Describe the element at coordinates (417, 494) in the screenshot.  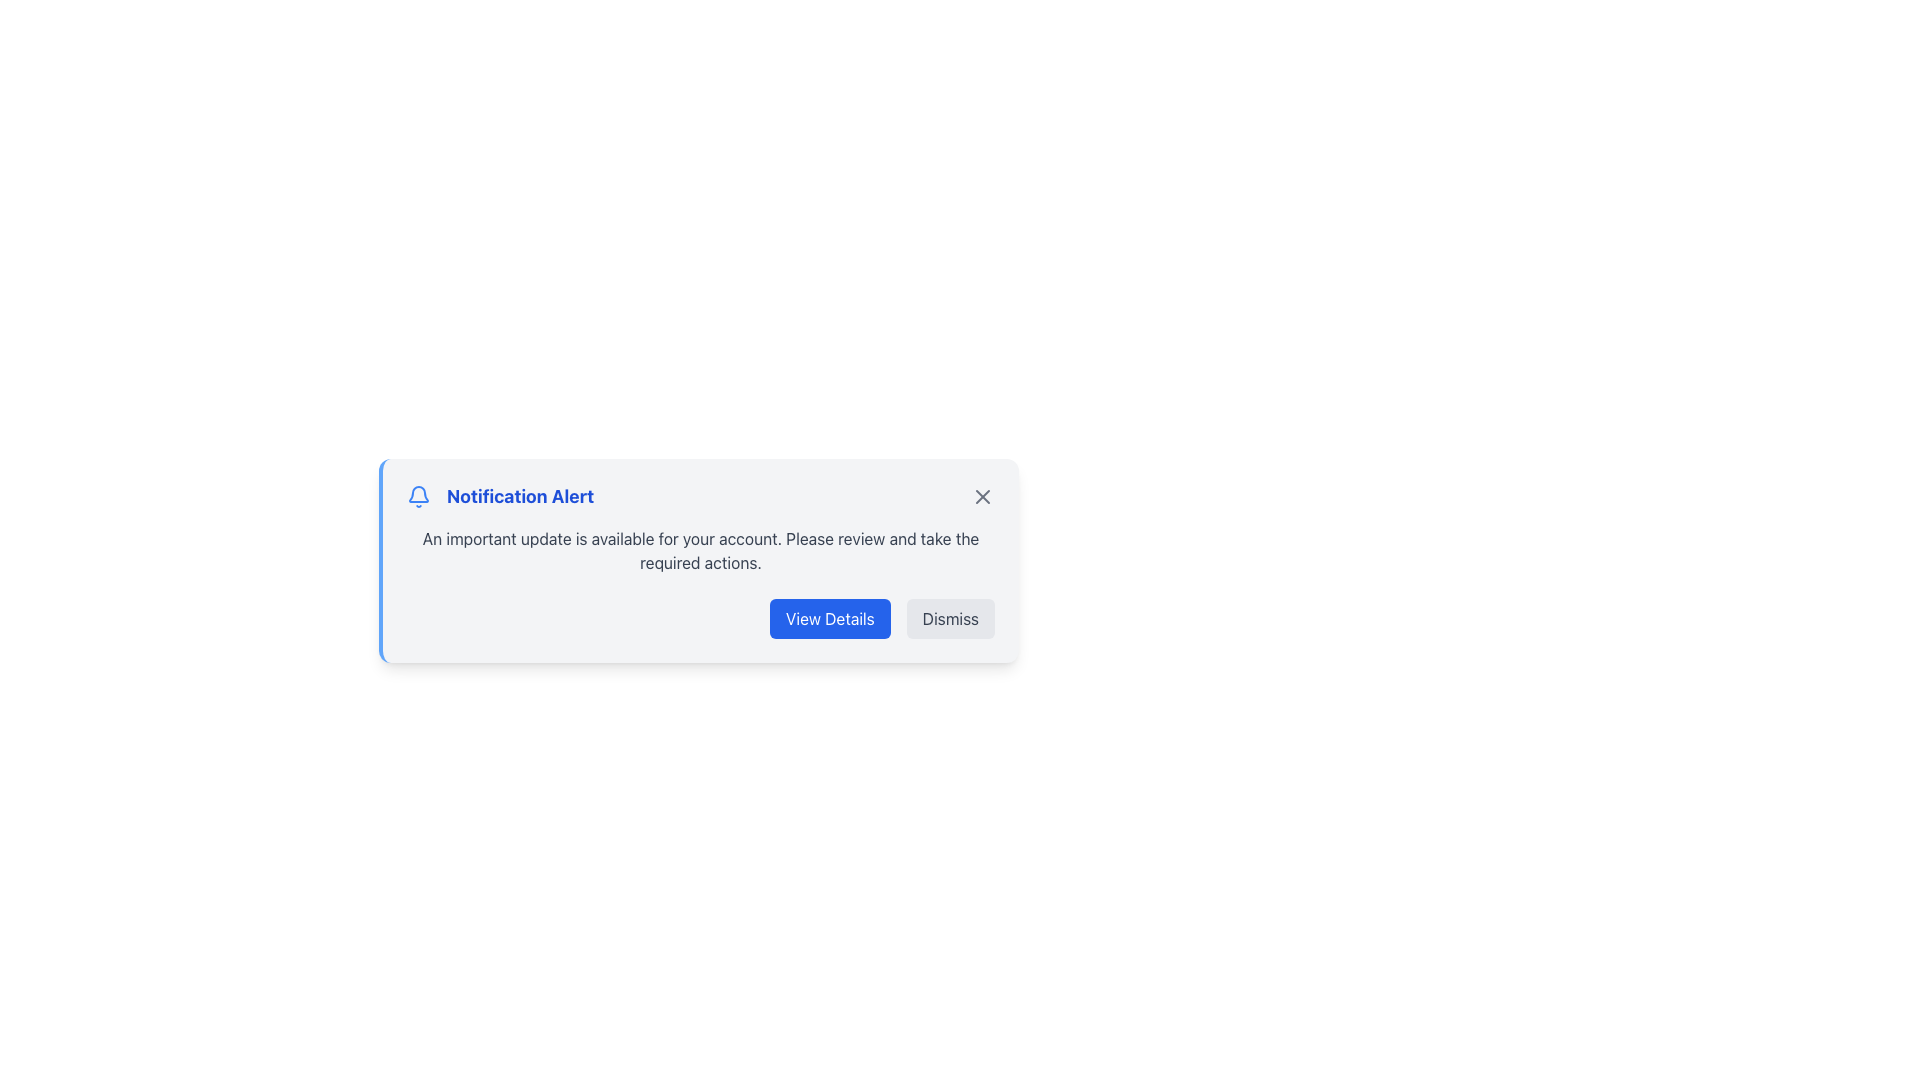
I see `lower outline arc of the blue-outlined bell in the notification icon, located to the left of the 'Notification Alert' heading, for development purposes` at that location.